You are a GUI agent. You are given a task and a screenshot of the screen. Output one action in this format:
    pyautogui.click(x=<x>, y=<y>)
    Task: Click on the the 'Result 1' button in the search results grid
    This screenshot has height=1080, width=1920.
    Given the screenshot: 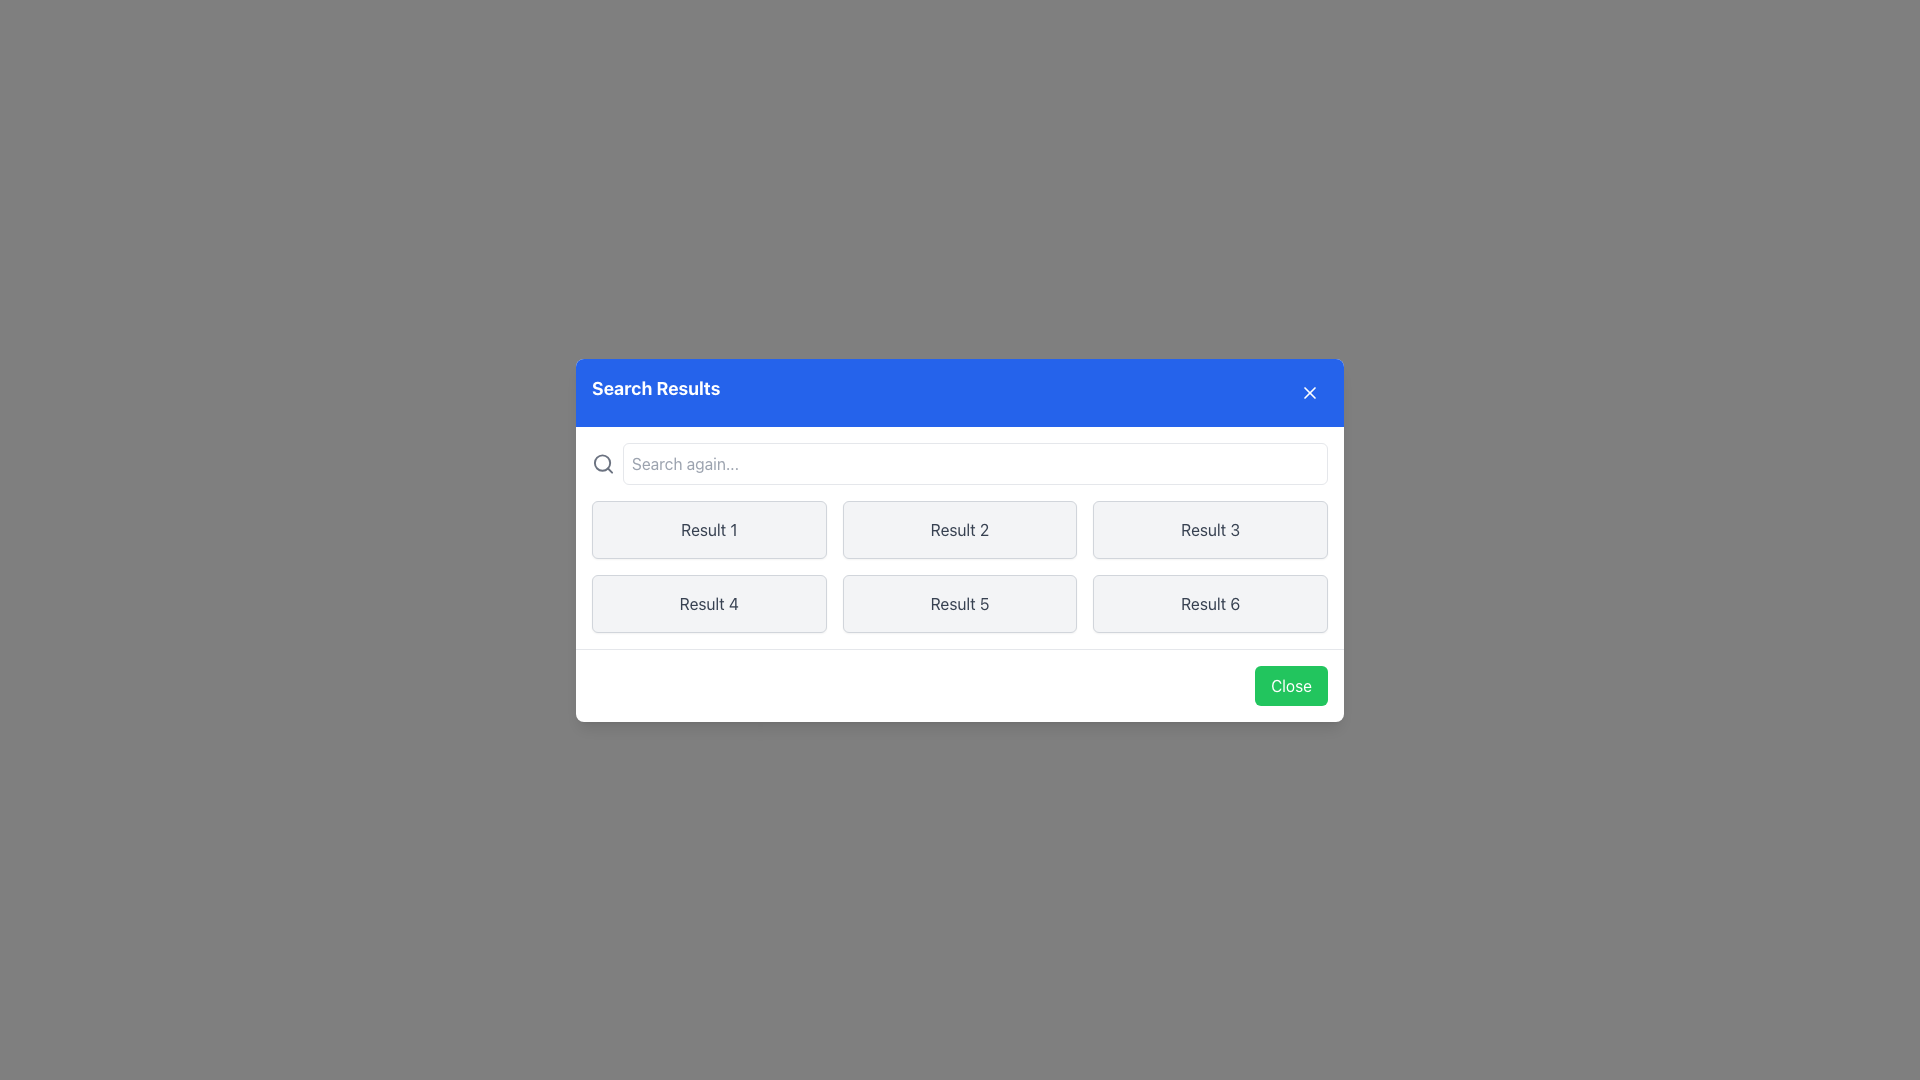 What is the action you would take?
    pyautogui.click(x=709, y=528)
    